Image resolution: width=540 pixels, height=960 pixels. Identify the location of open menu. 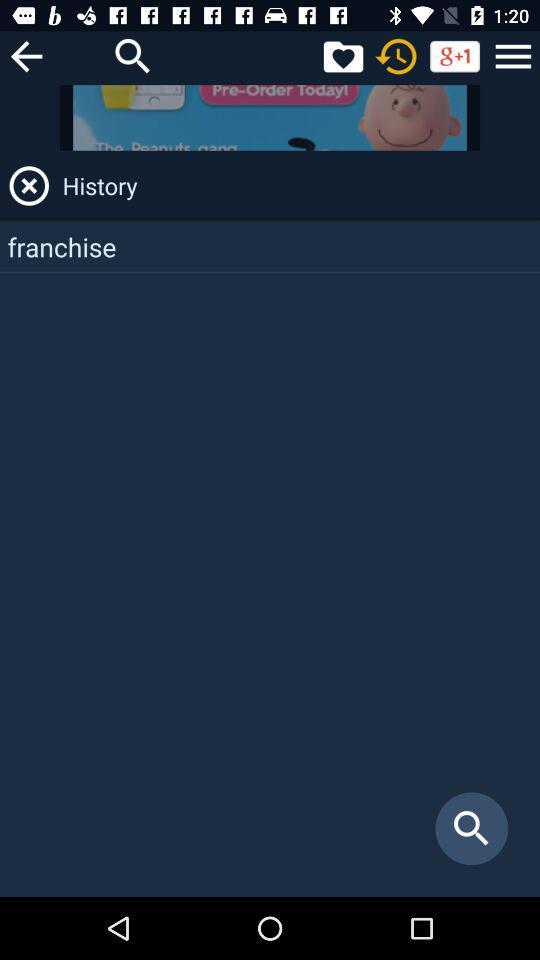
(513, 55).